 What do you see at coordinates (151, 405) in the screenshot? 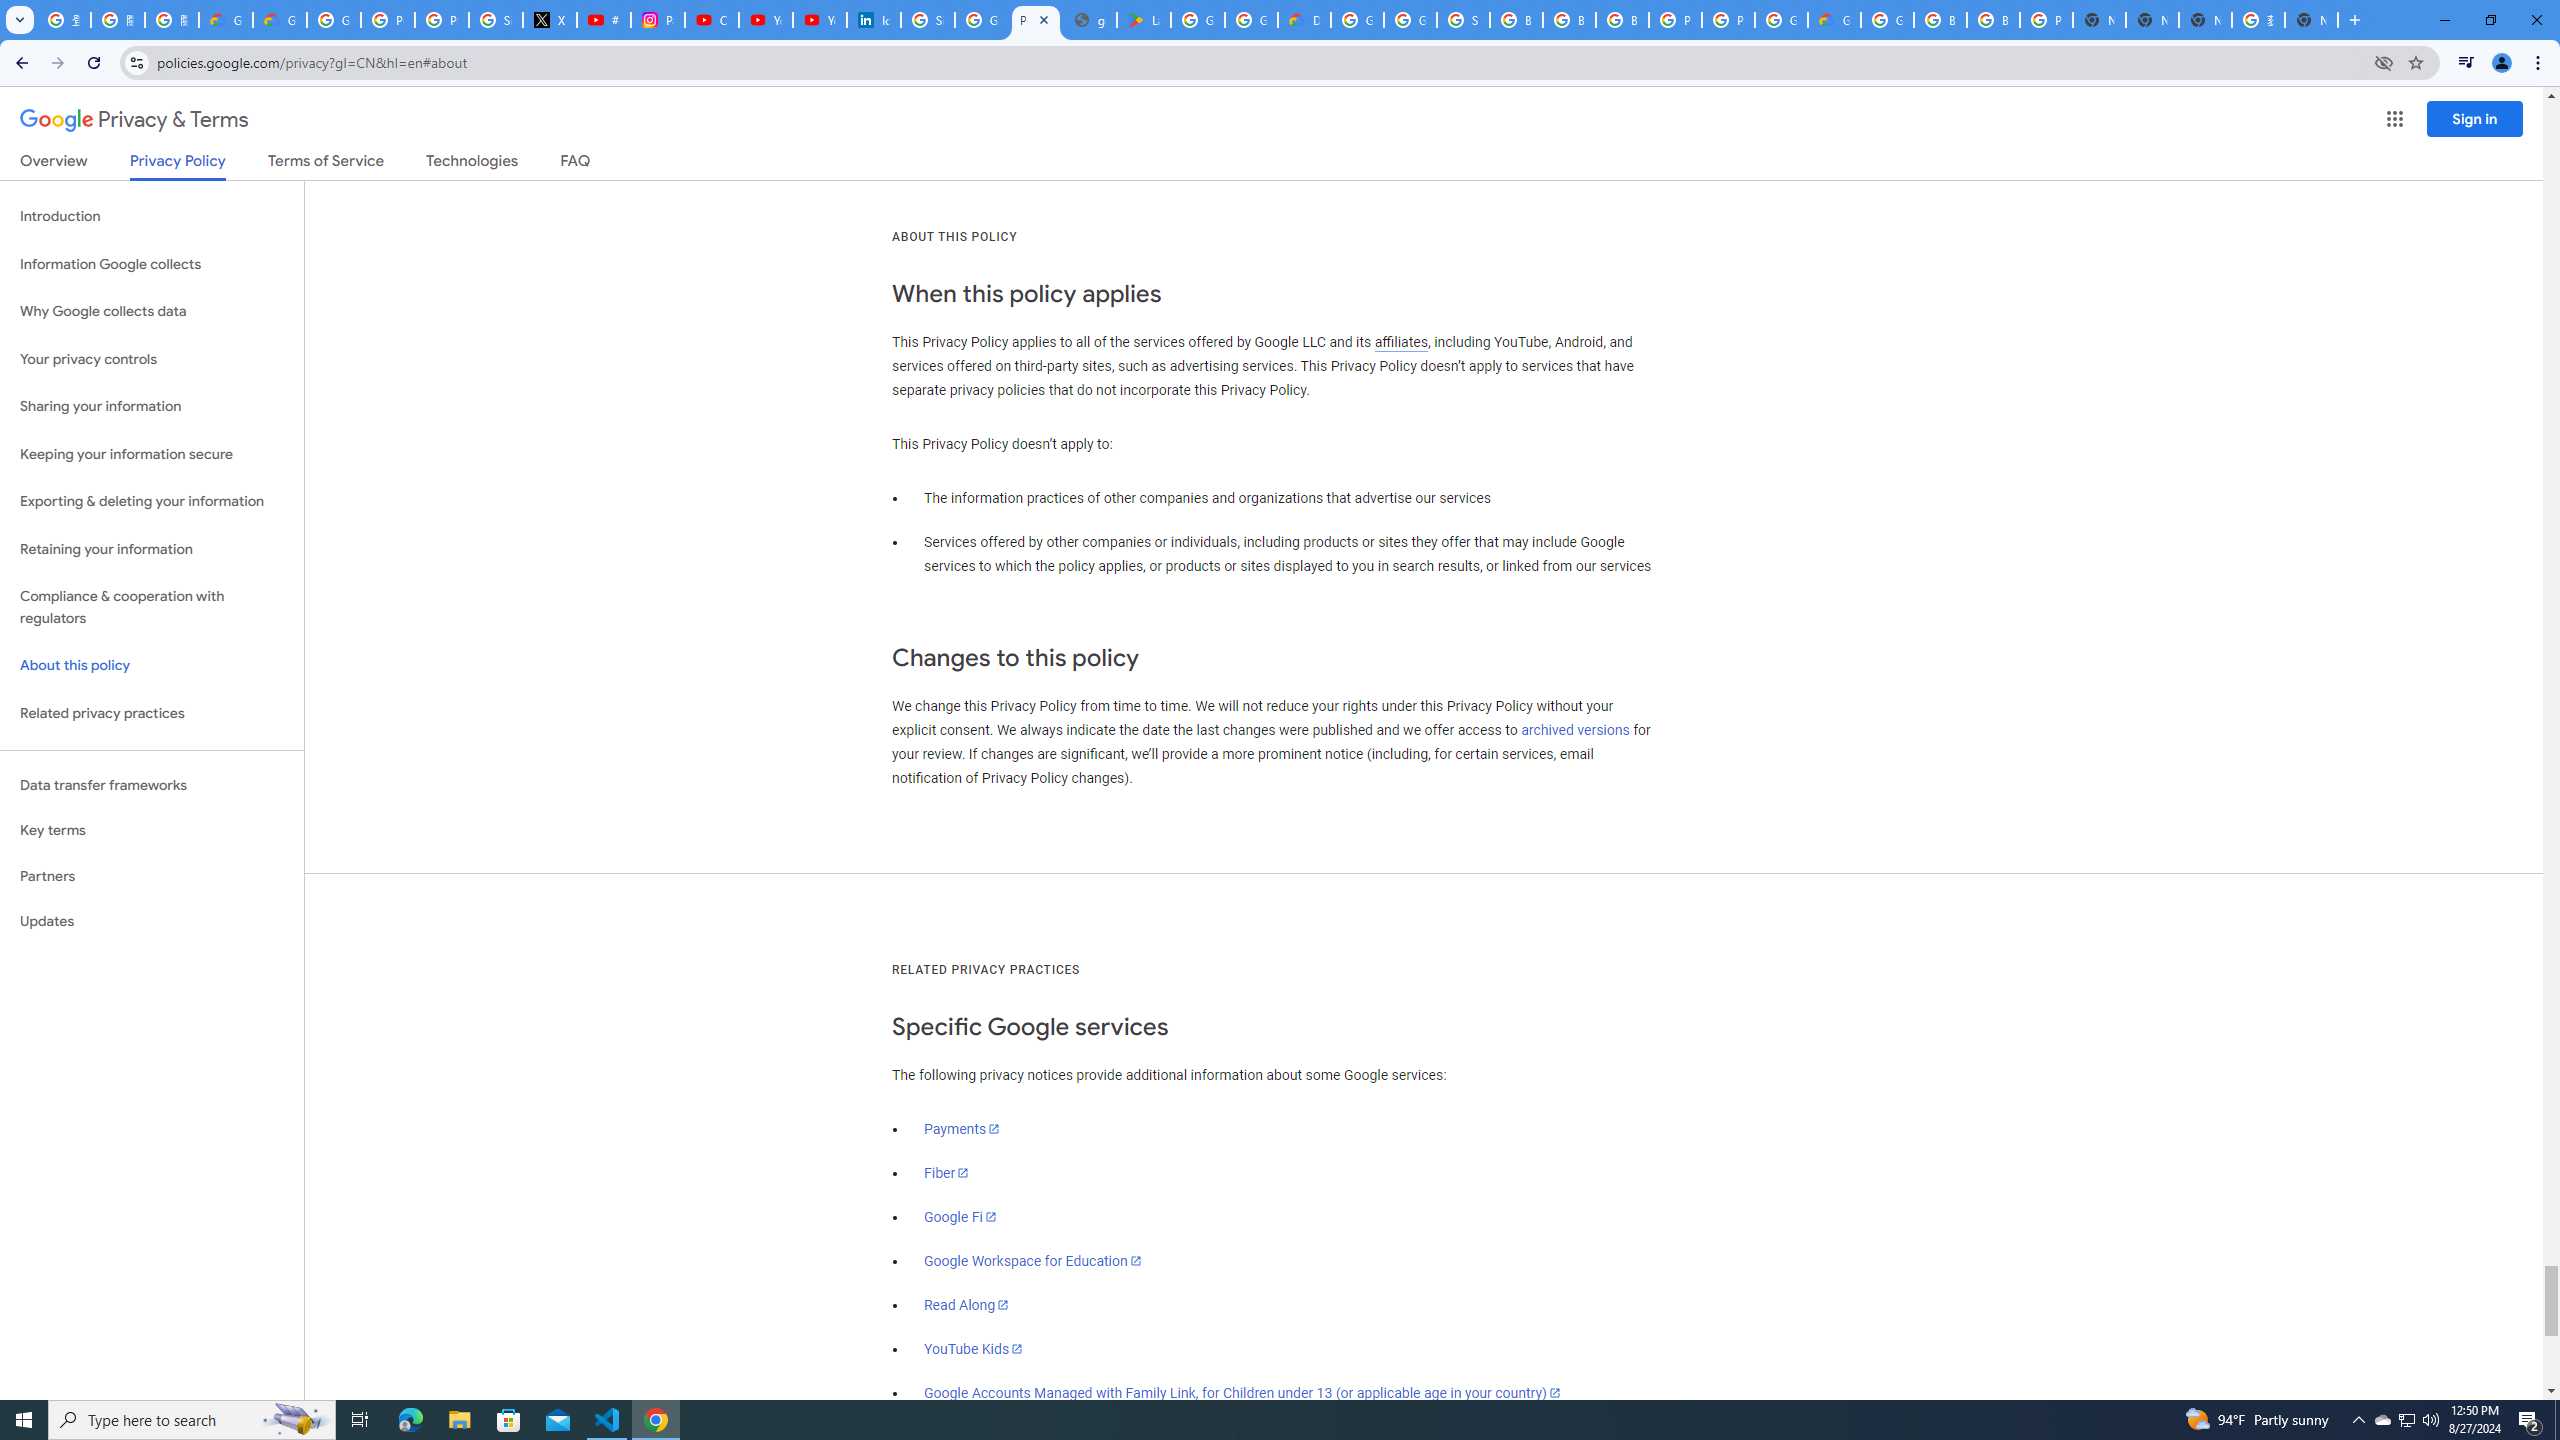
I see `'Sharing your information'` at bounding box center [151, 405].